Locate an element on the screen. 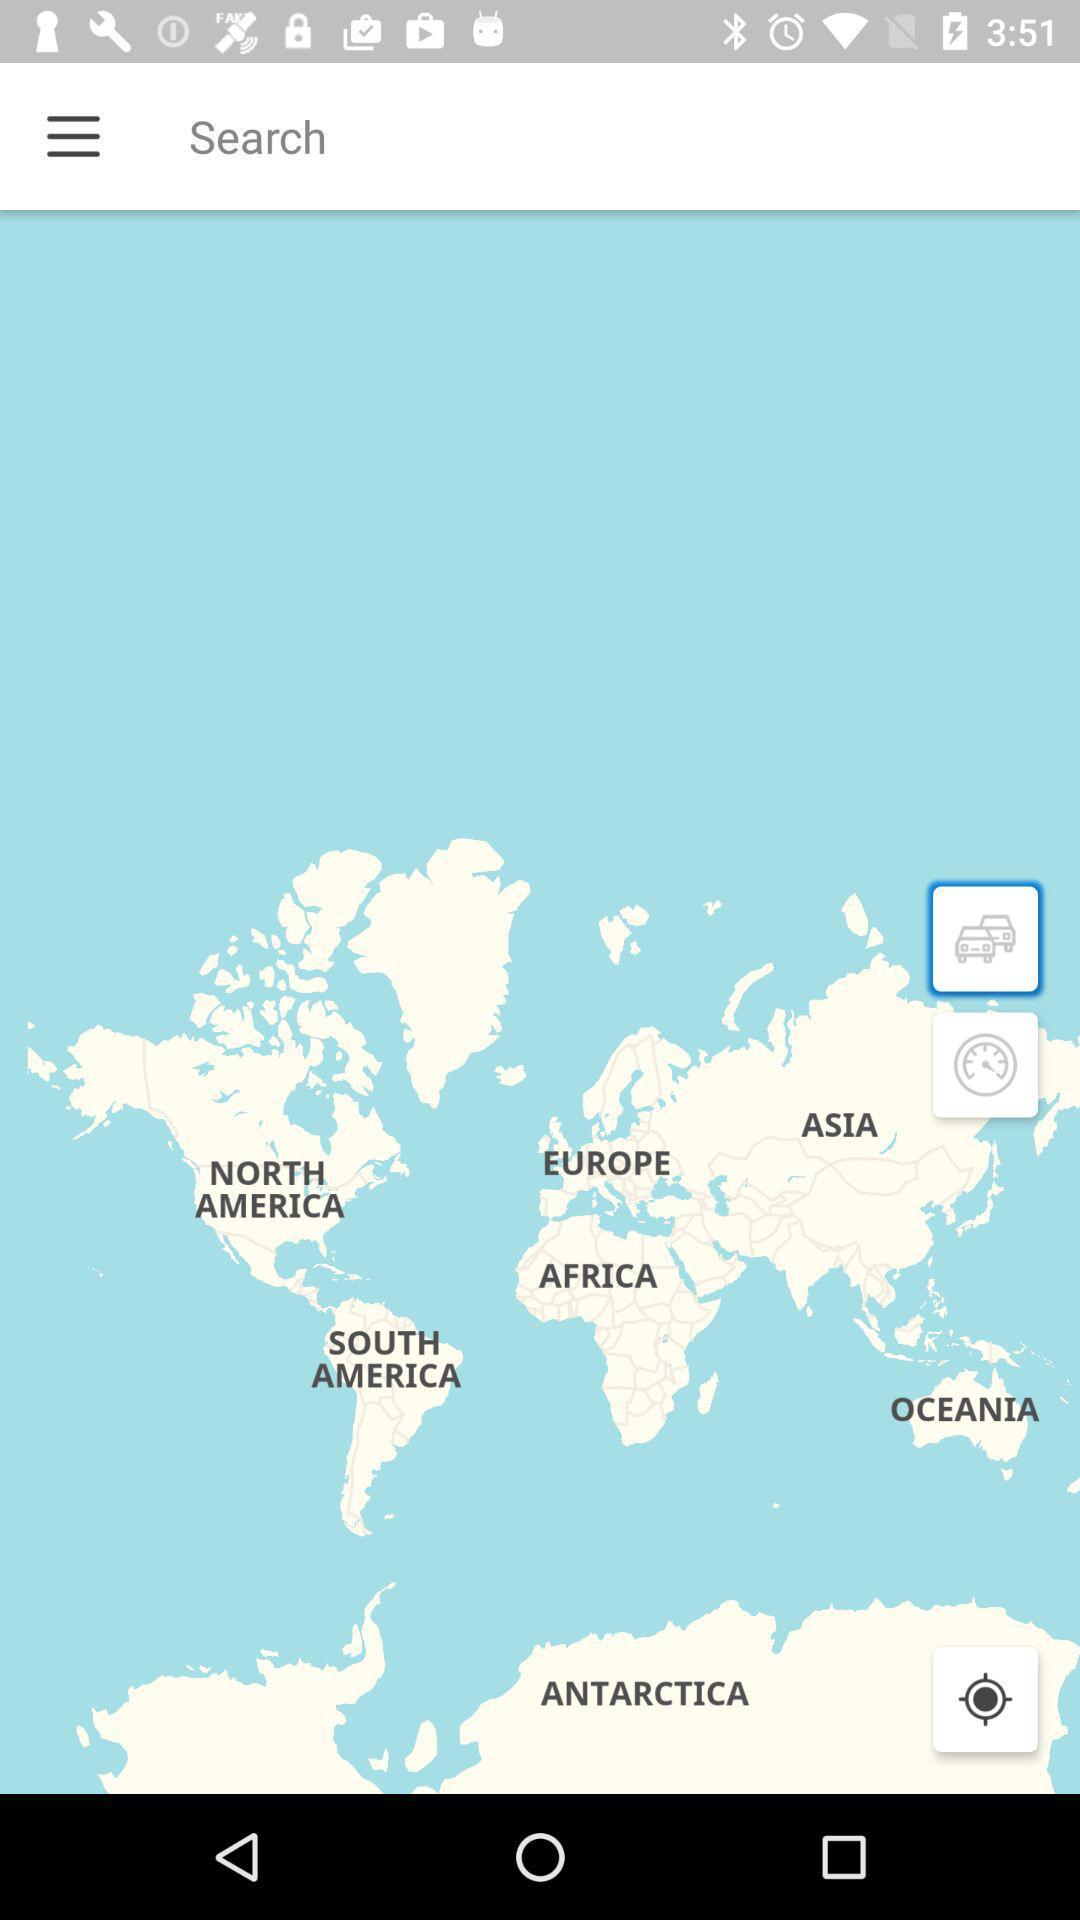  options is located at coordinates (72, 135).